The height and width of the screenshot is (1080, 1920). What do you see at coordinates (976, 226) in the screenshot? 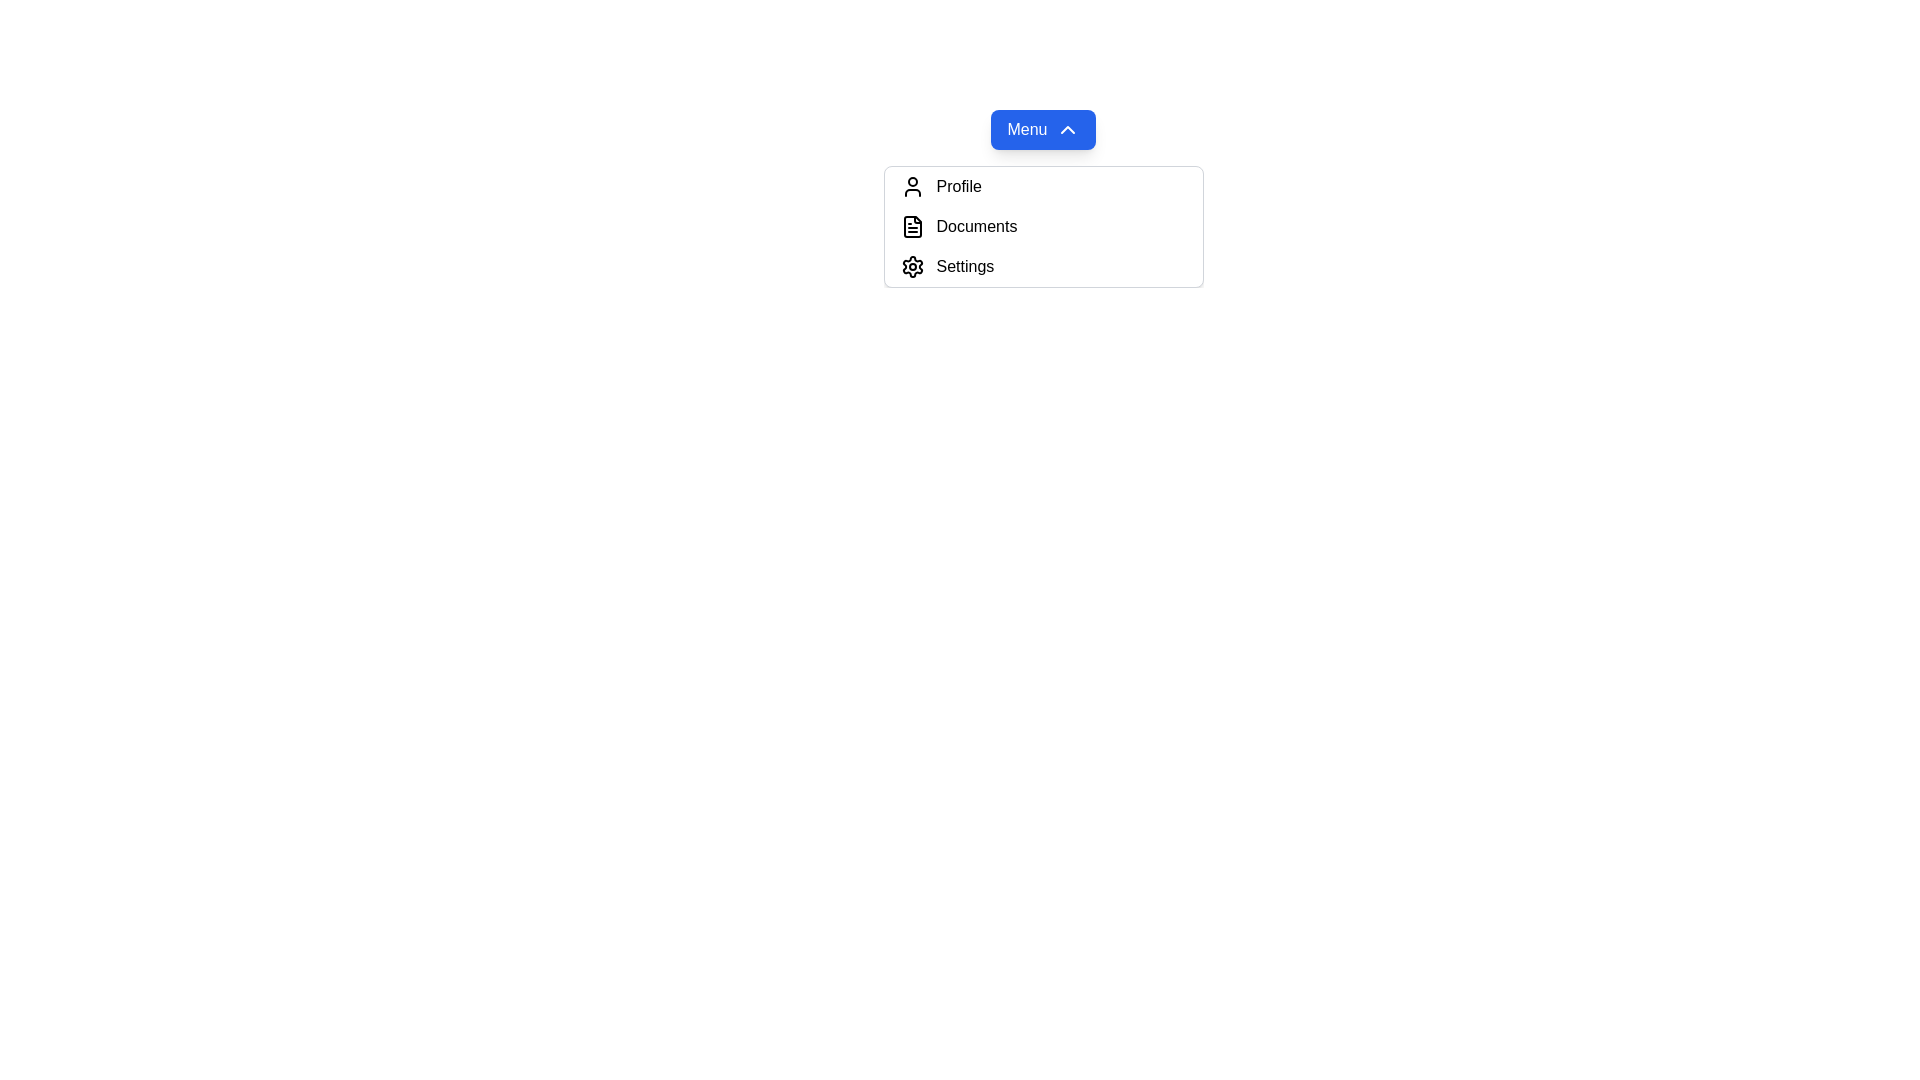
I see `the 'Documents' menu item, which is styled in black sans-serif font and located within the dropdown menu beneath the 'Menu' button` at bounding box center [976, 226].